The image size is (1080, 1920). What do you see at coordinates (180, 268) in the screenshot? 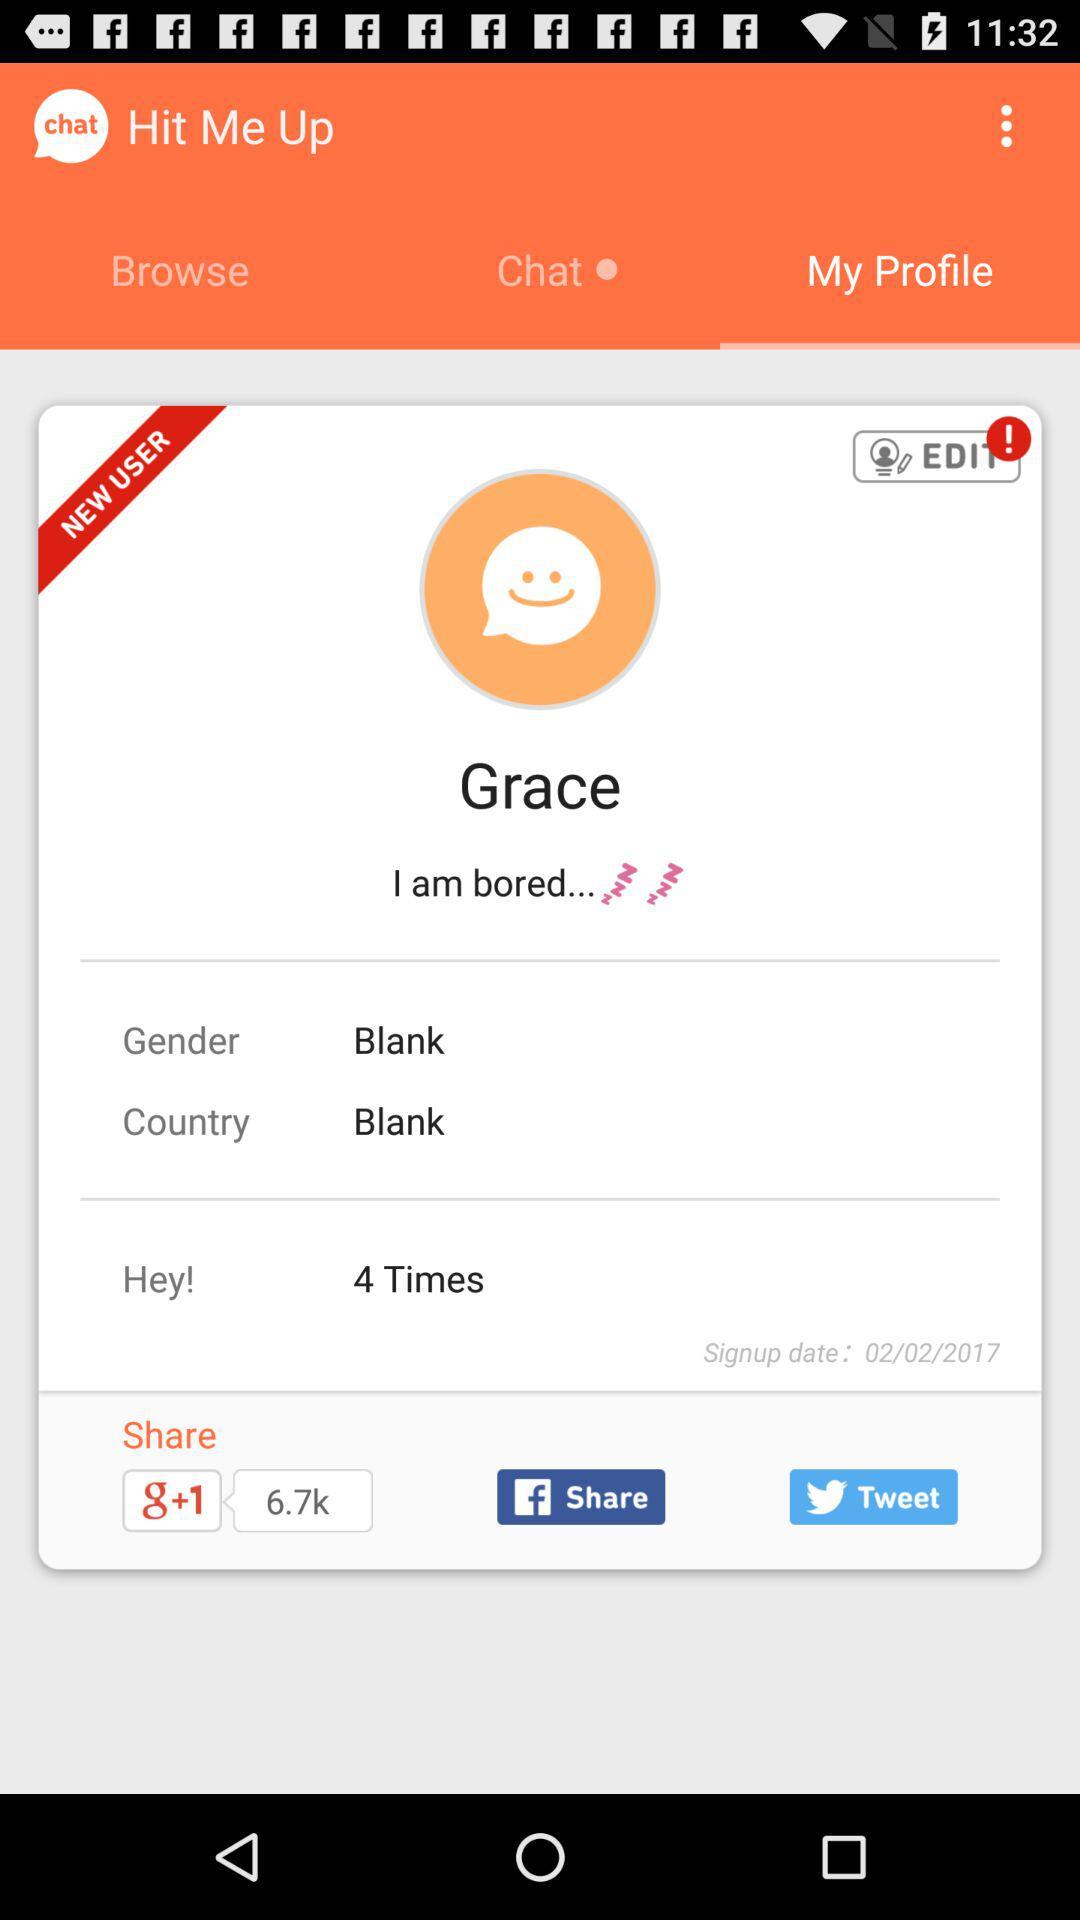
I see `browse` at bounding box center [180, 268].